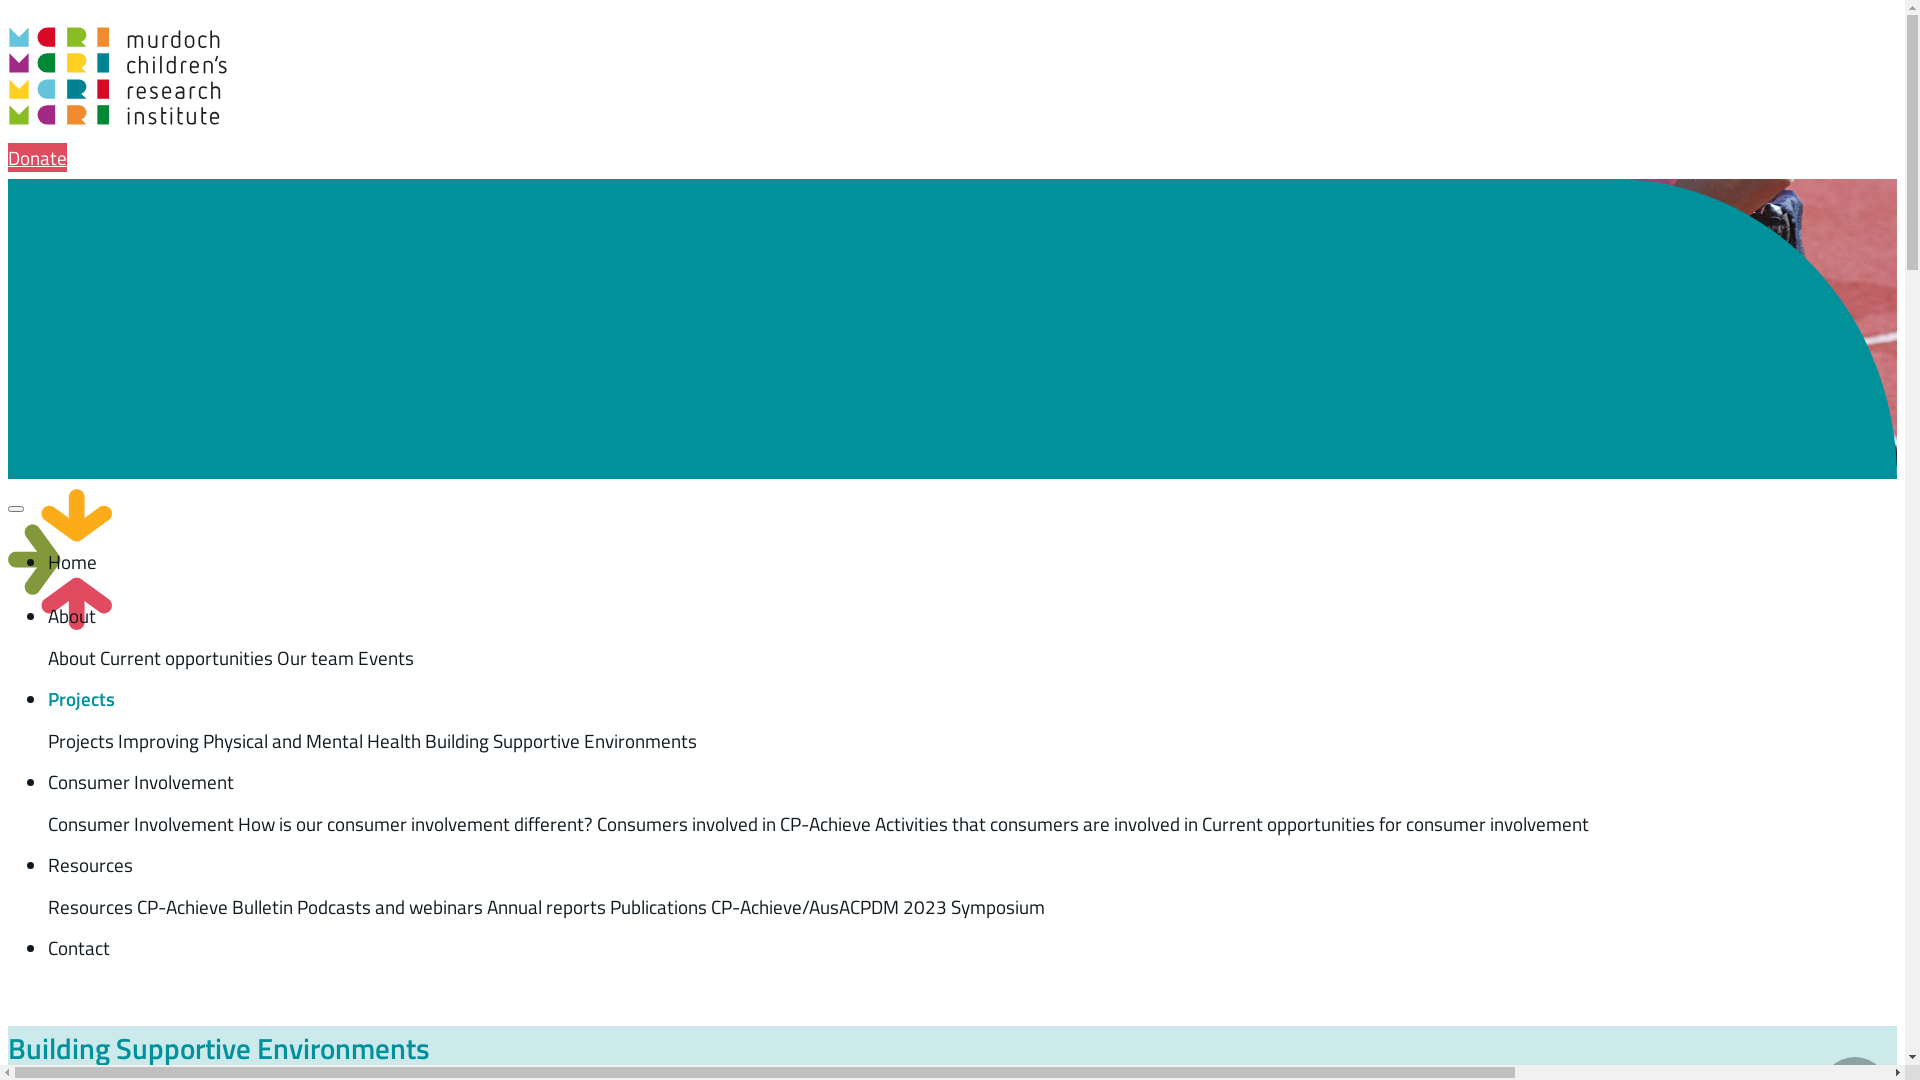 This screenshot has height=1080, width=1920. I want to click on 'CP-Achieve/AusACPDM 2023 Symposium', so click(710, 906).